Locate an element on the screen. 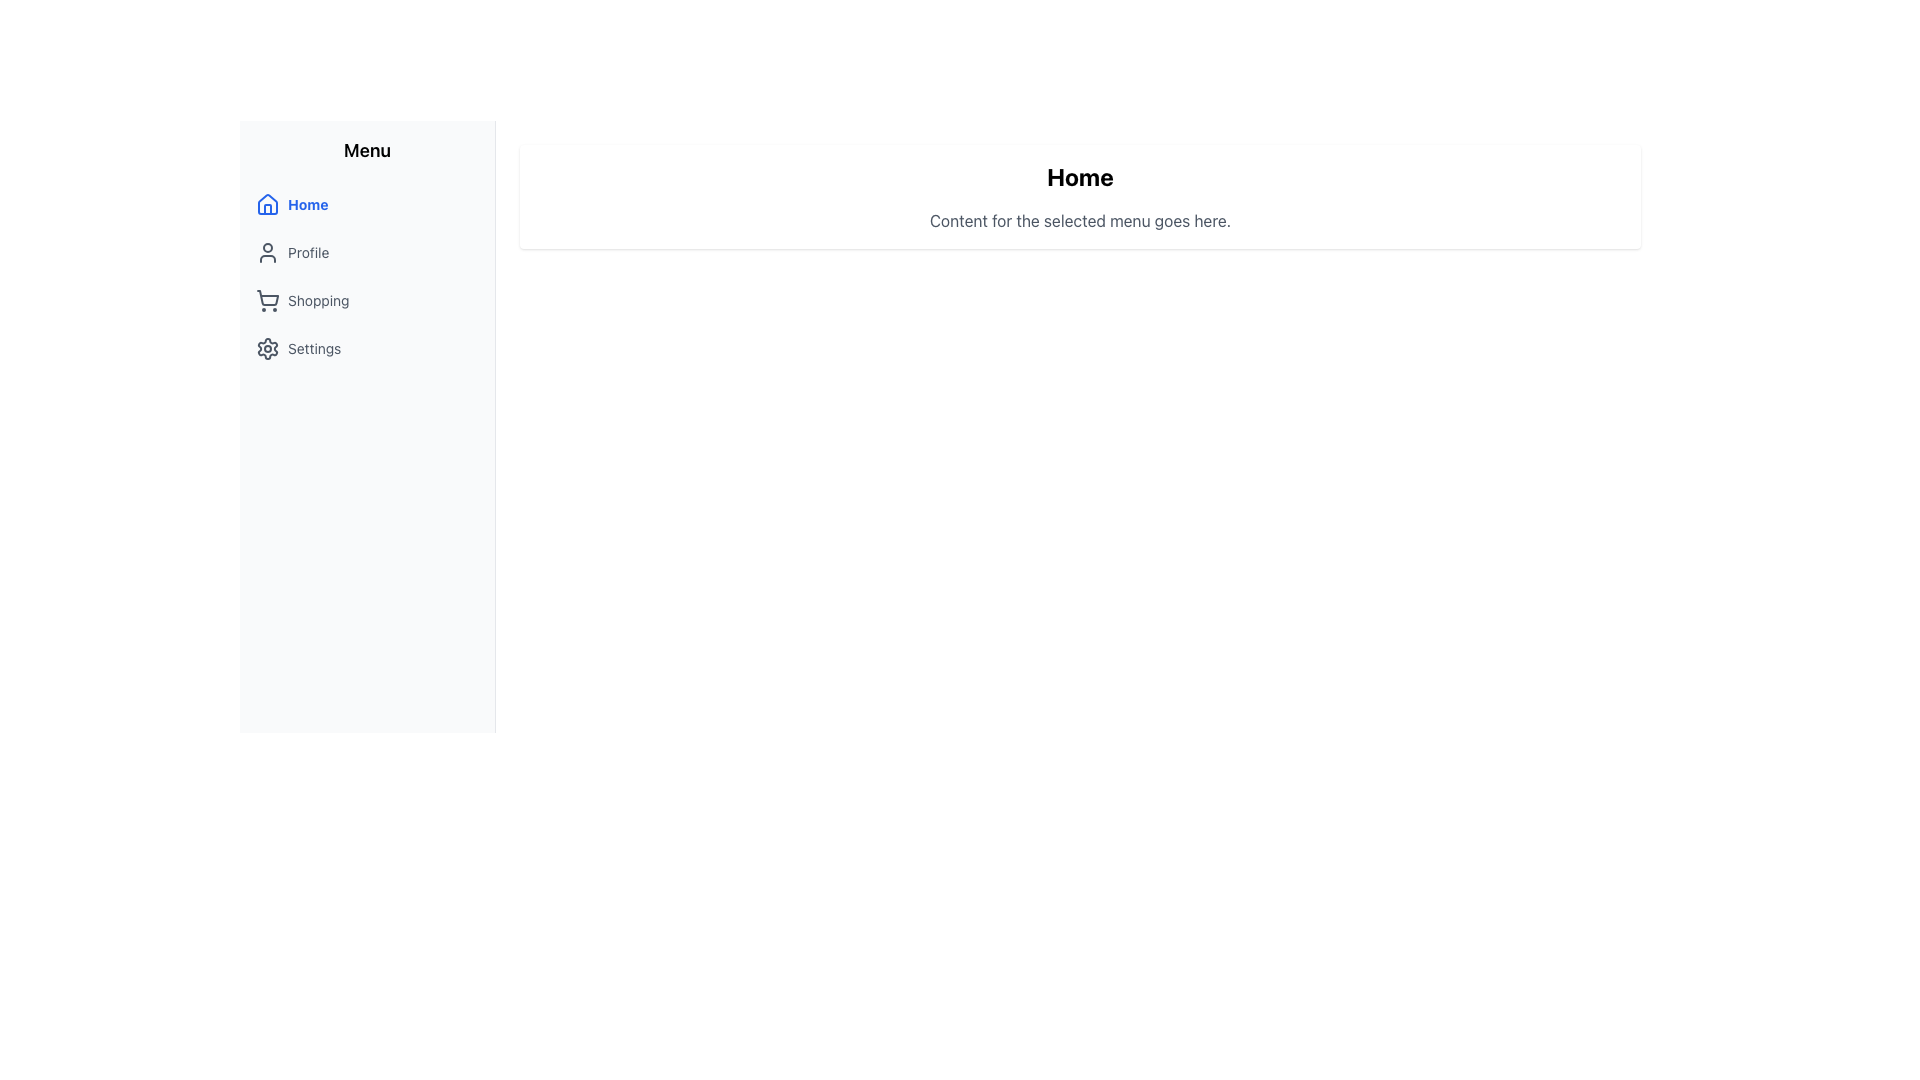 The width and height of the screenshot is (1920, 1080). the 'Settings' text label located in the vertical sidebar menu, which is the last clickable label beneath the 'Shopping' item is located at coordinates (313, 347).